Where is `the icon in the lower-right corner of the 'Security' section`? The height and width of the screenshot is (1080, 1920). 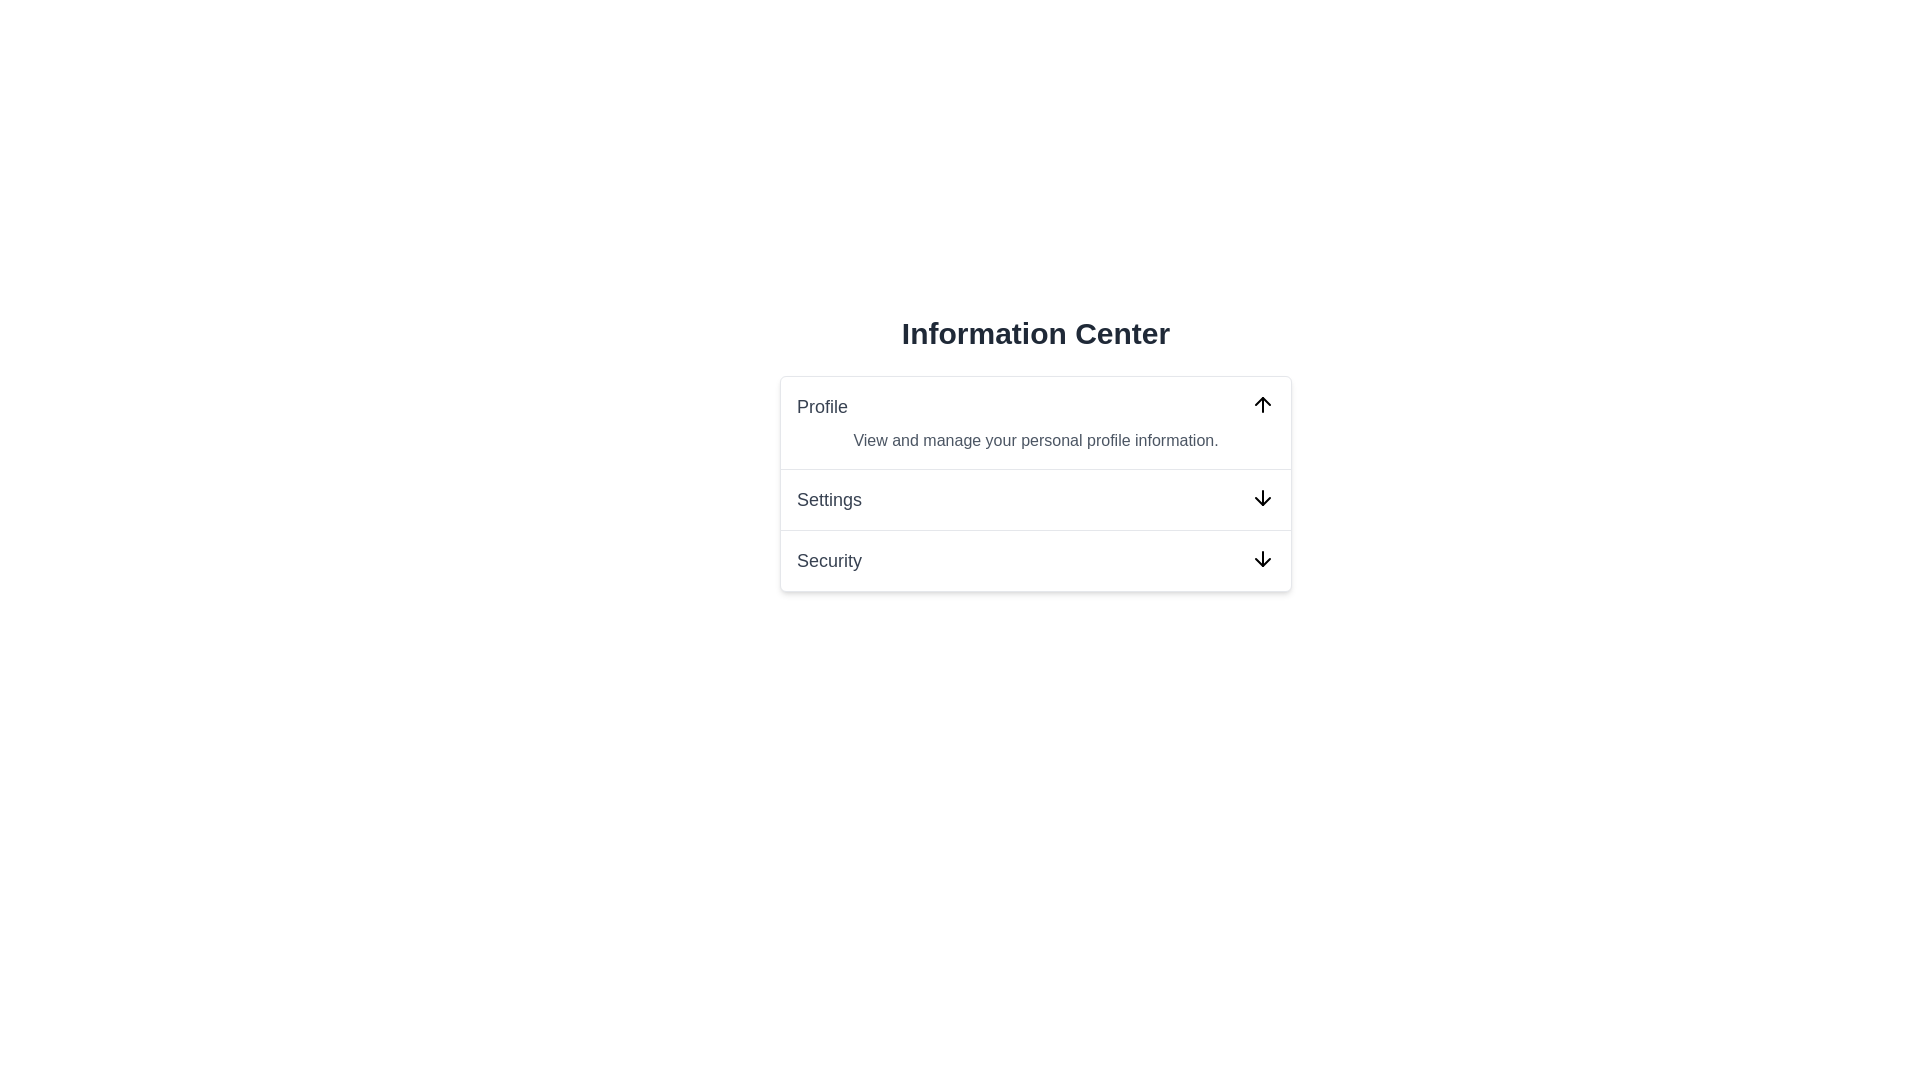
the icon in the lower-right corner of the 'Security' section is located at coordinates (1261, 559).